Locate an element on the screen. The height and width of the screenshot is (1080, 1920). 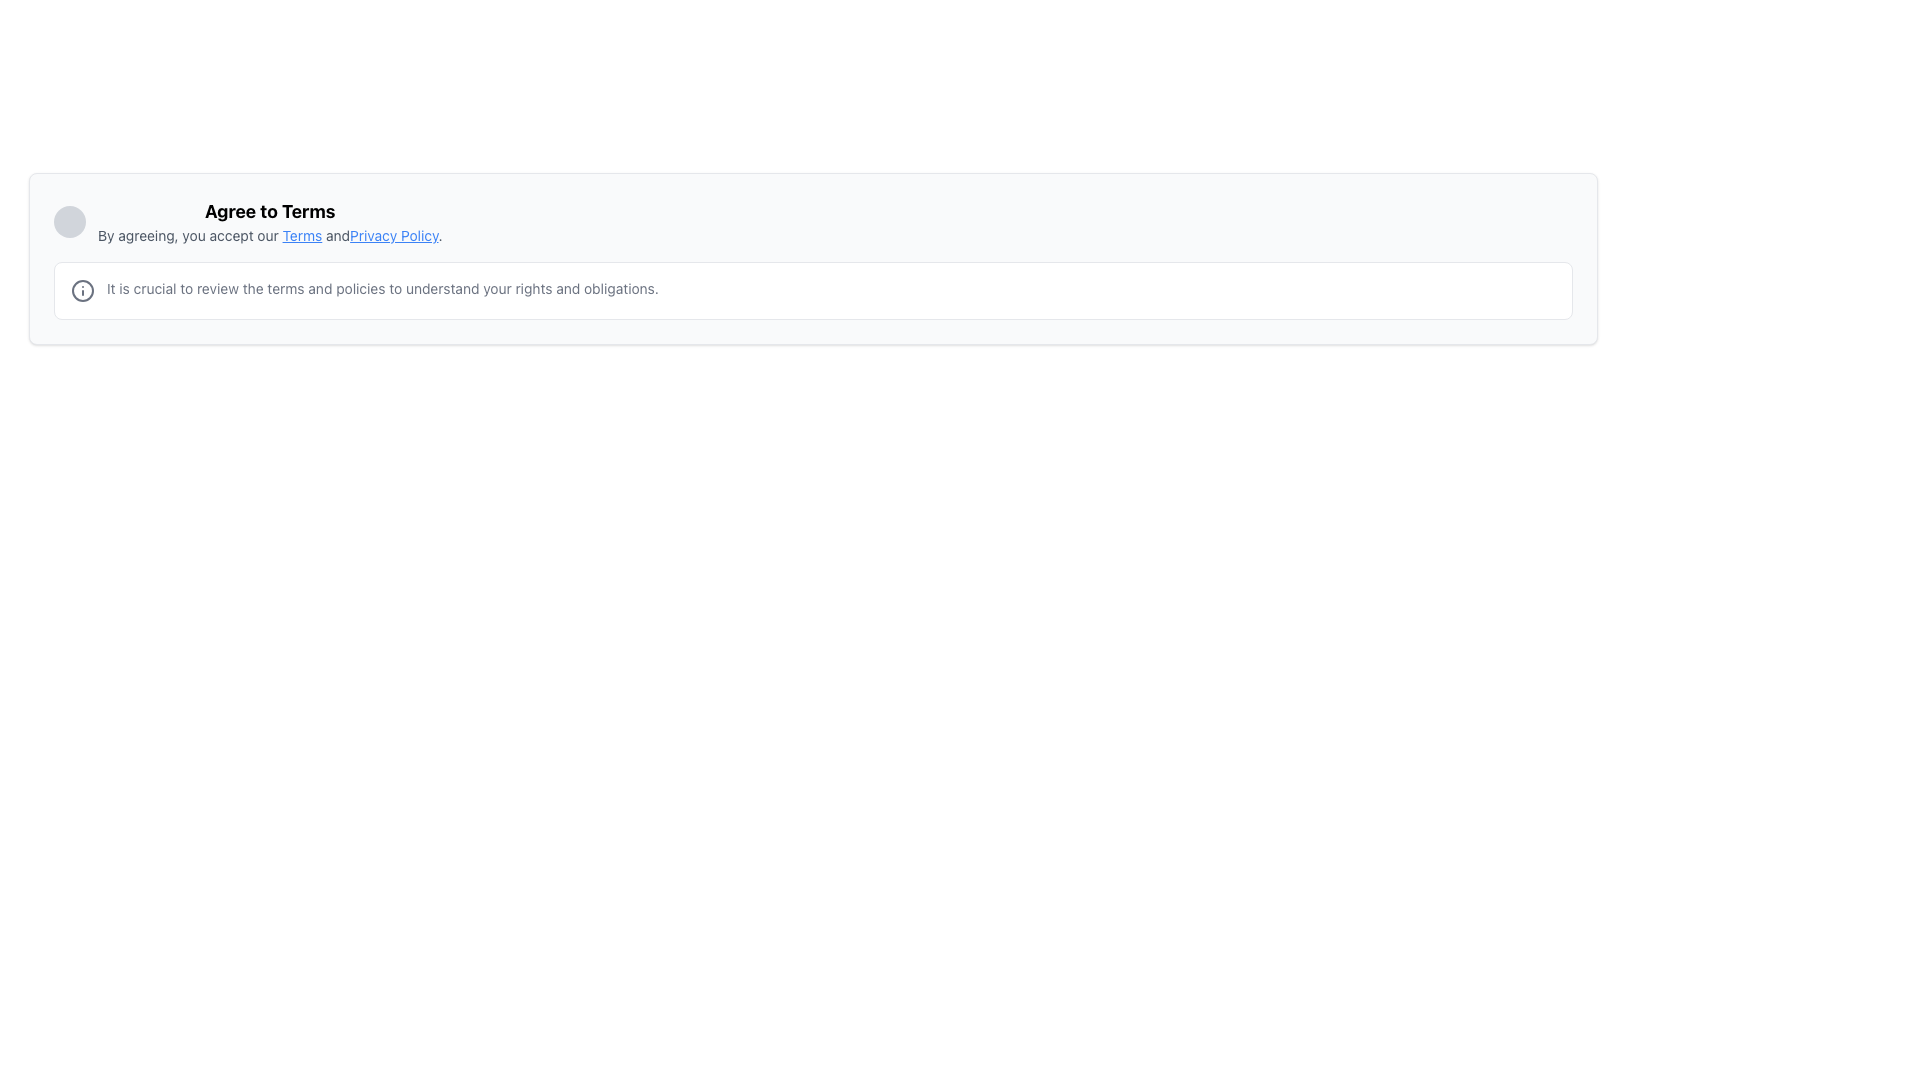
the hyperlinked text 'Terms' and 'Privacy Policy' within the light gray text snippet 'By agreeing, you accept our Terms and Privacy Policy' is located at coordinates (269, 234).